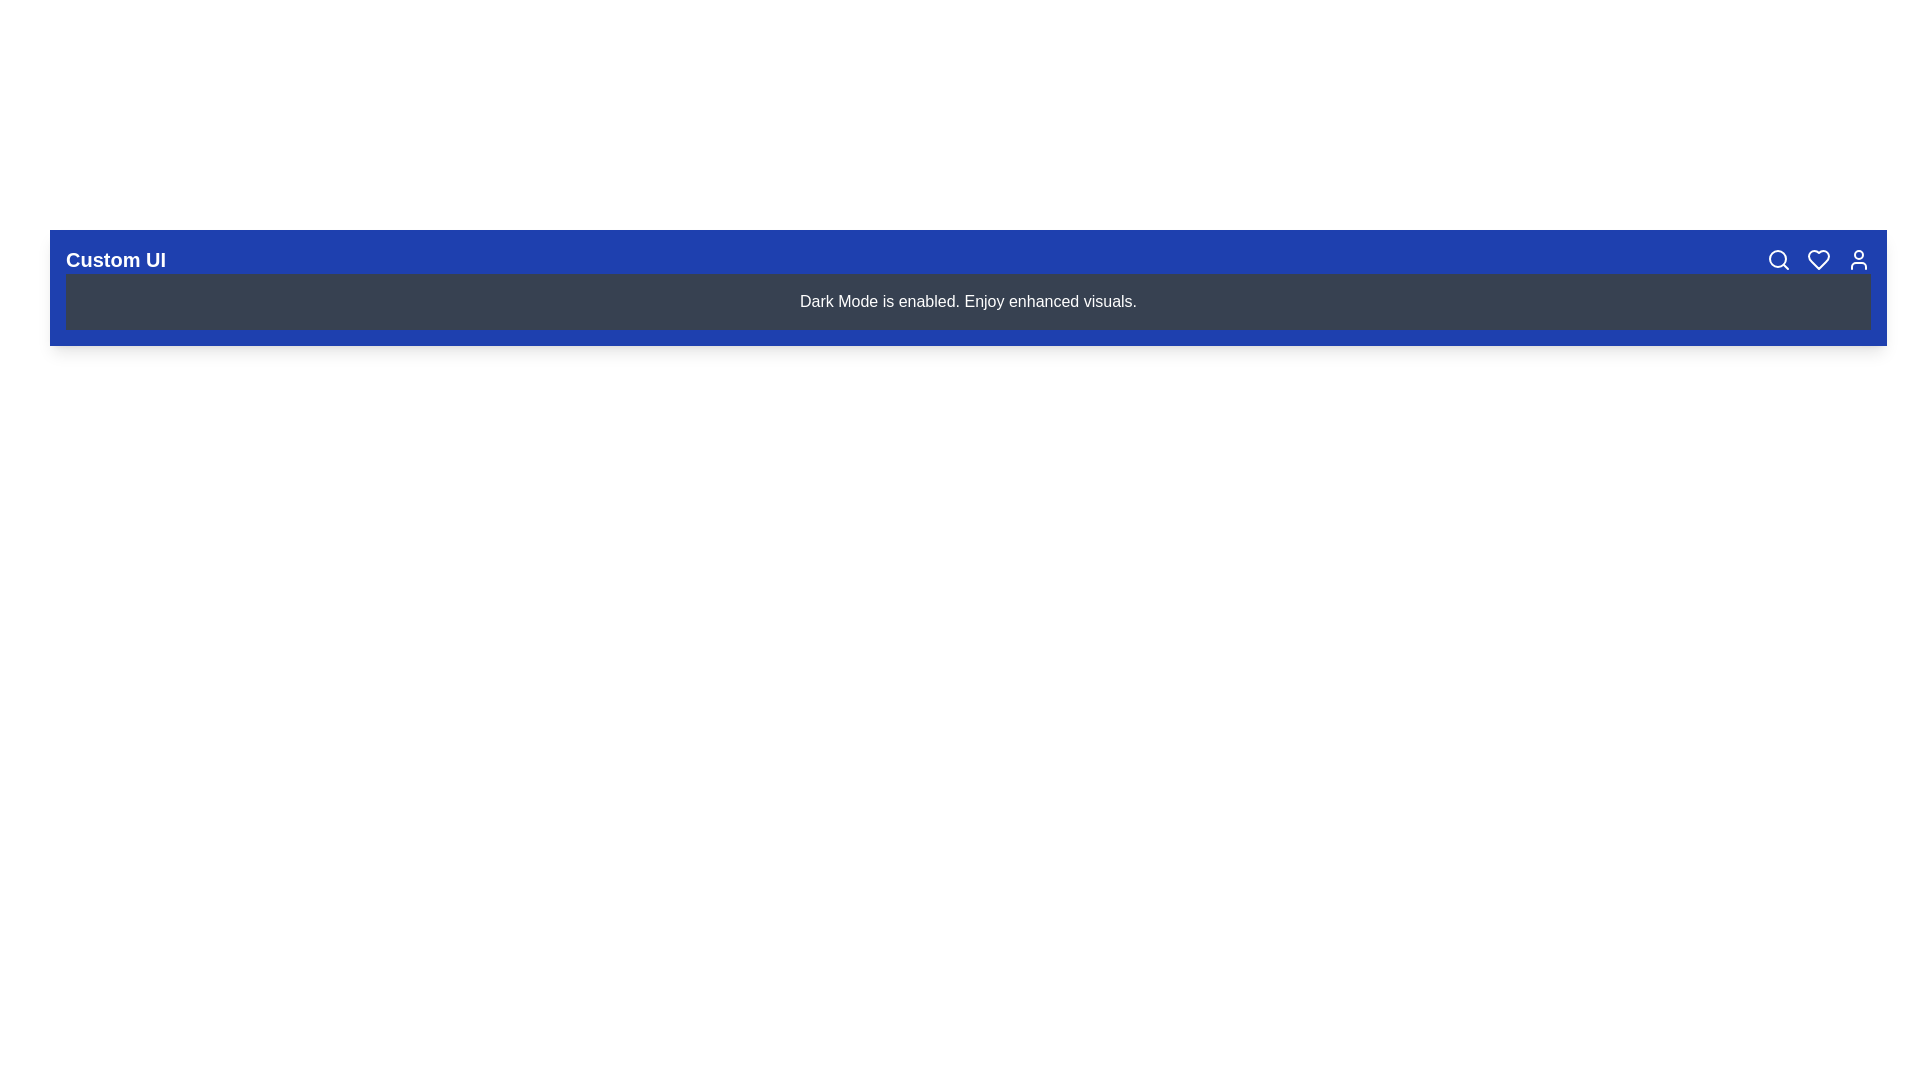  I want to click on user icon to toggle the dark mode, so click(1857, 258).